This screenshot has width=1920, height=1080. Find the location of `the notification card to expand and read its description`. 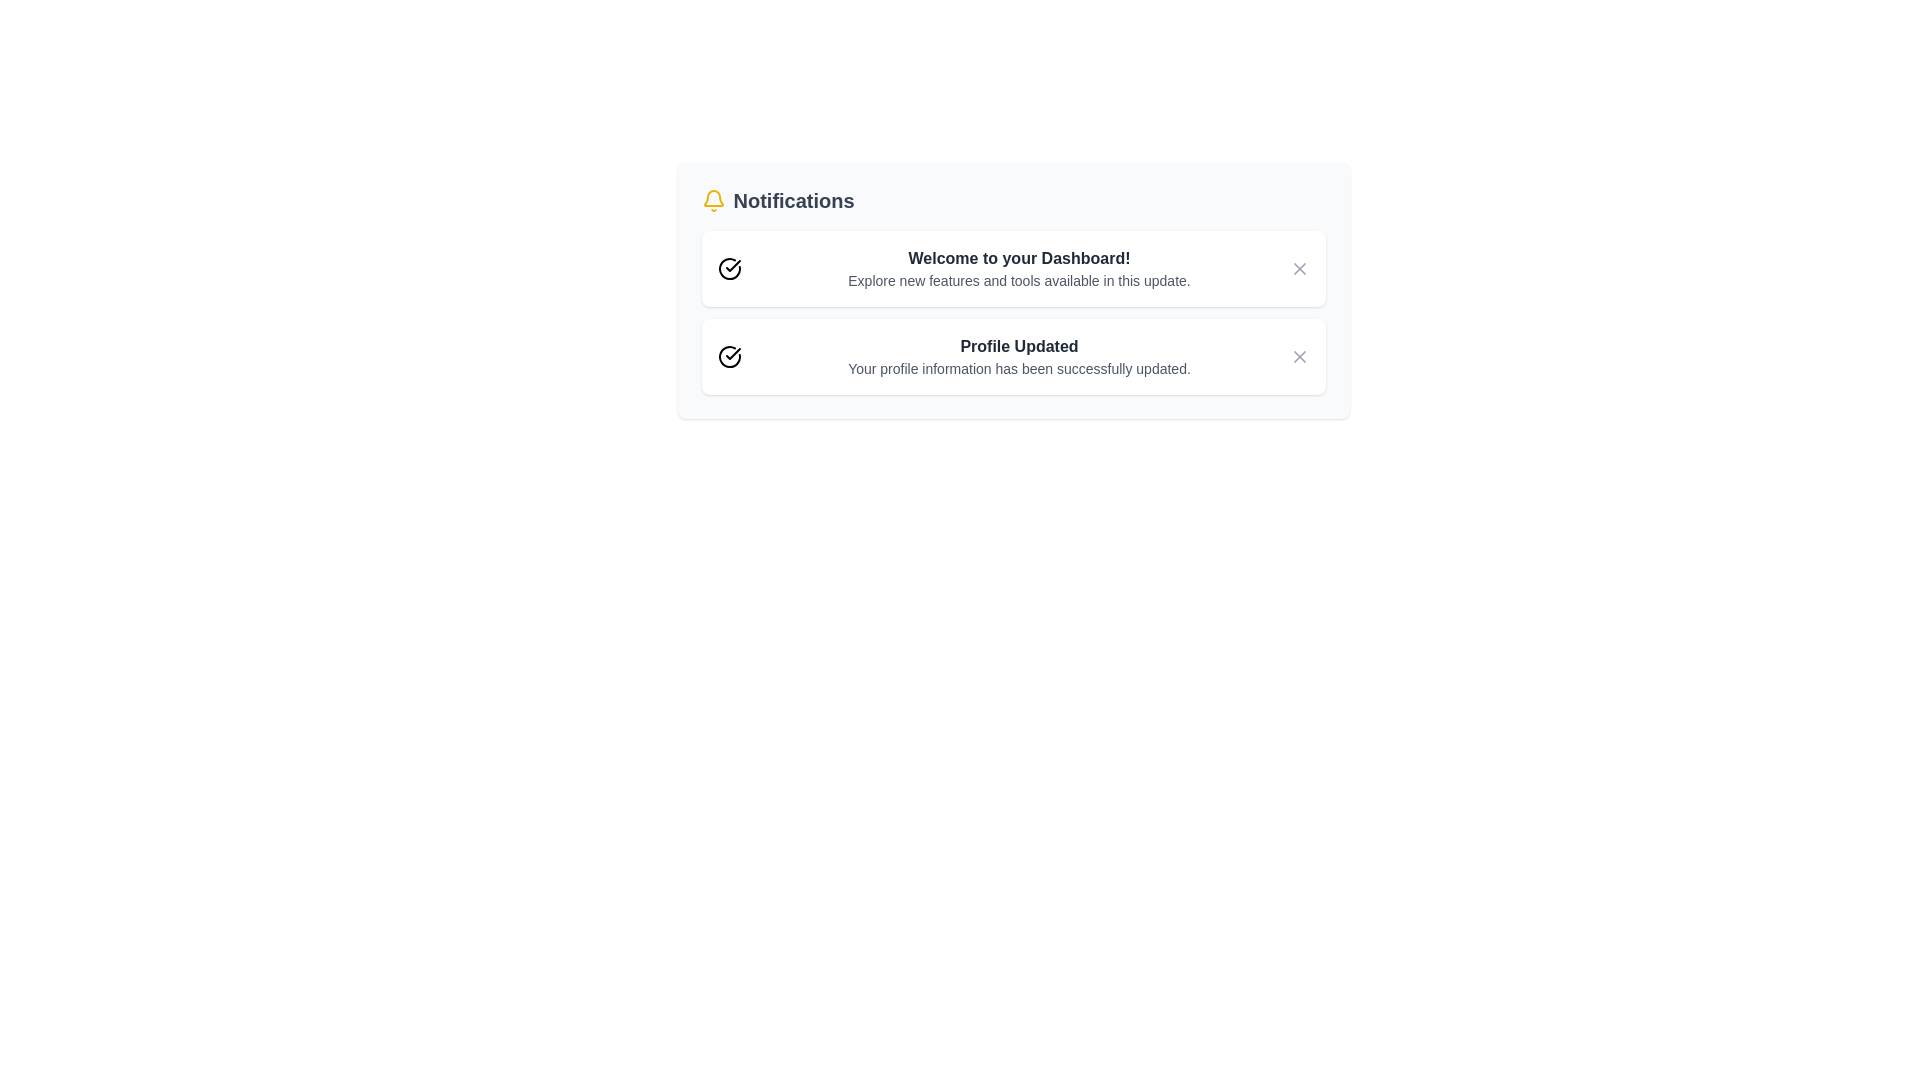

the notification card to expand and read its description is located at coordinates (1012, 268).